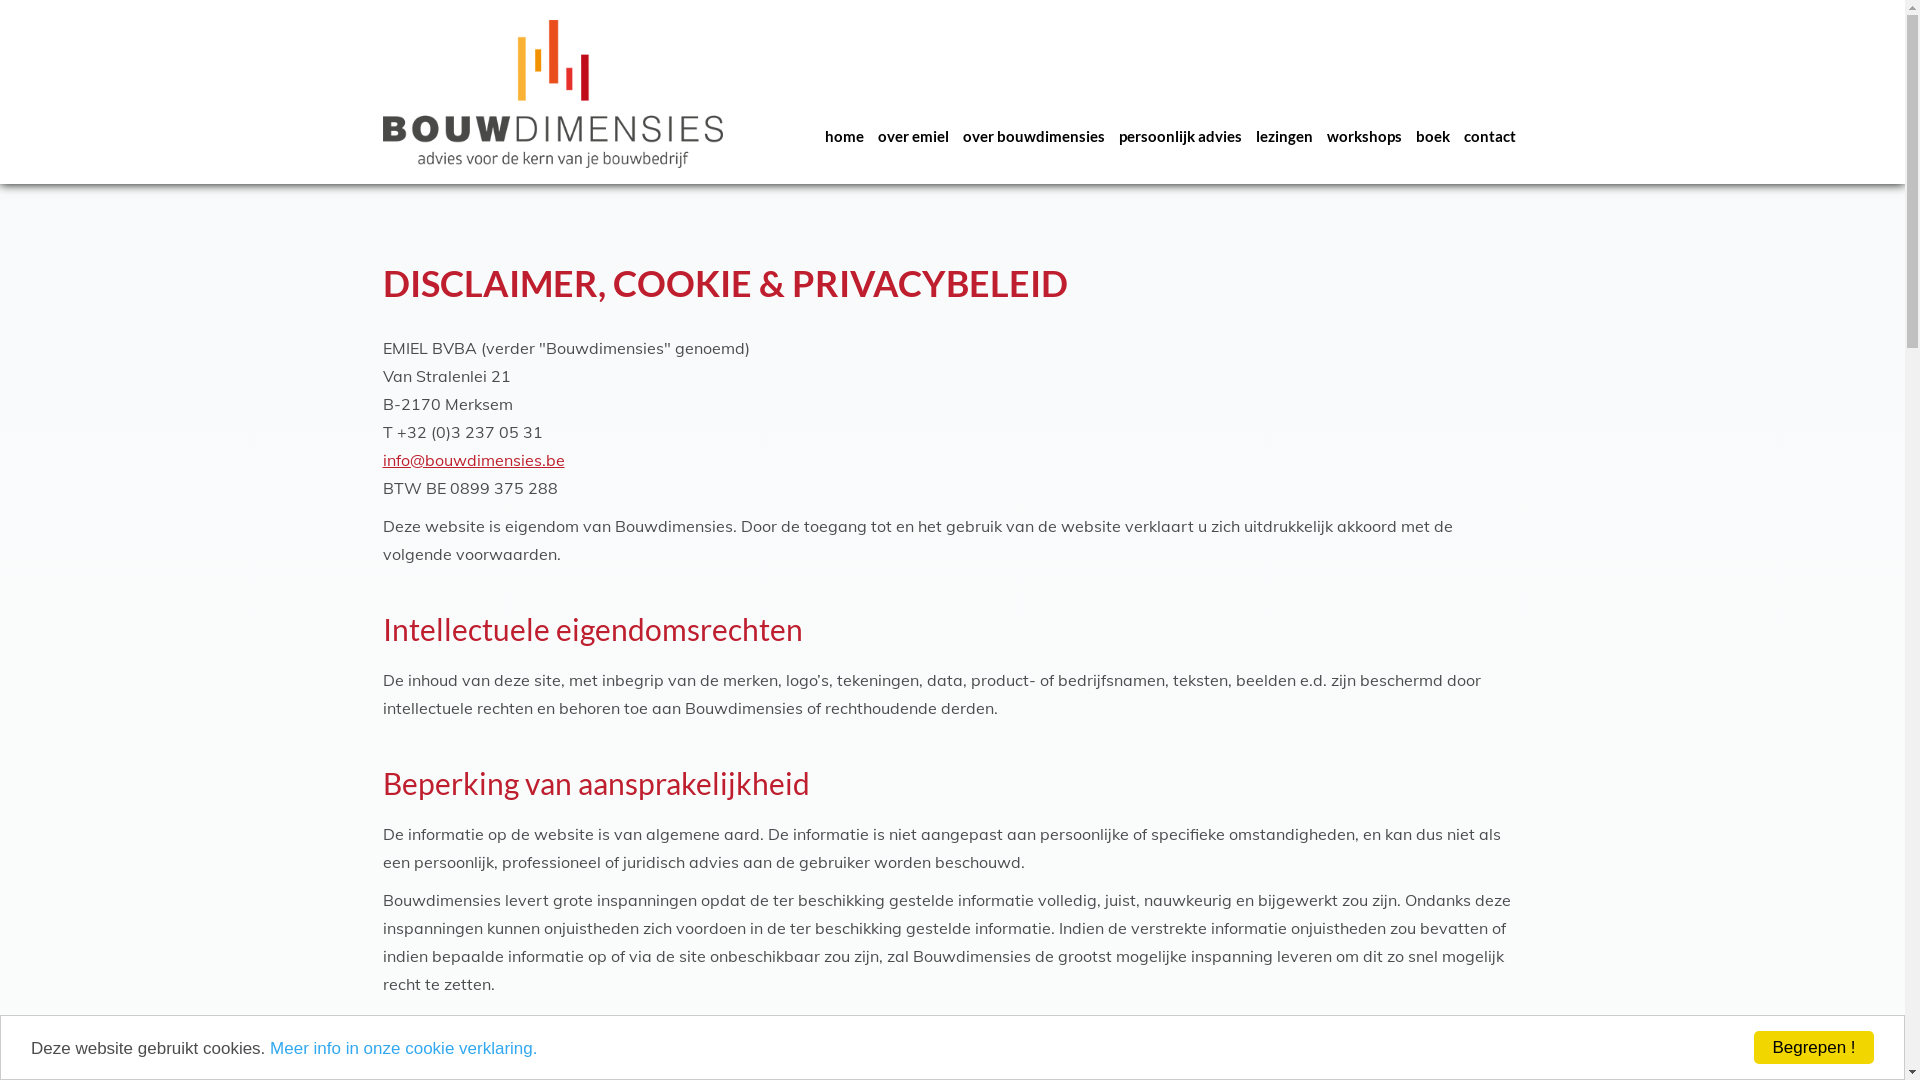 This screenshot has width=1920, height=1080. What do you see at coordinates (1752, 1046) in the screenshot?
I see `'Begrepen !'` at bounding box center [1752, 1046].